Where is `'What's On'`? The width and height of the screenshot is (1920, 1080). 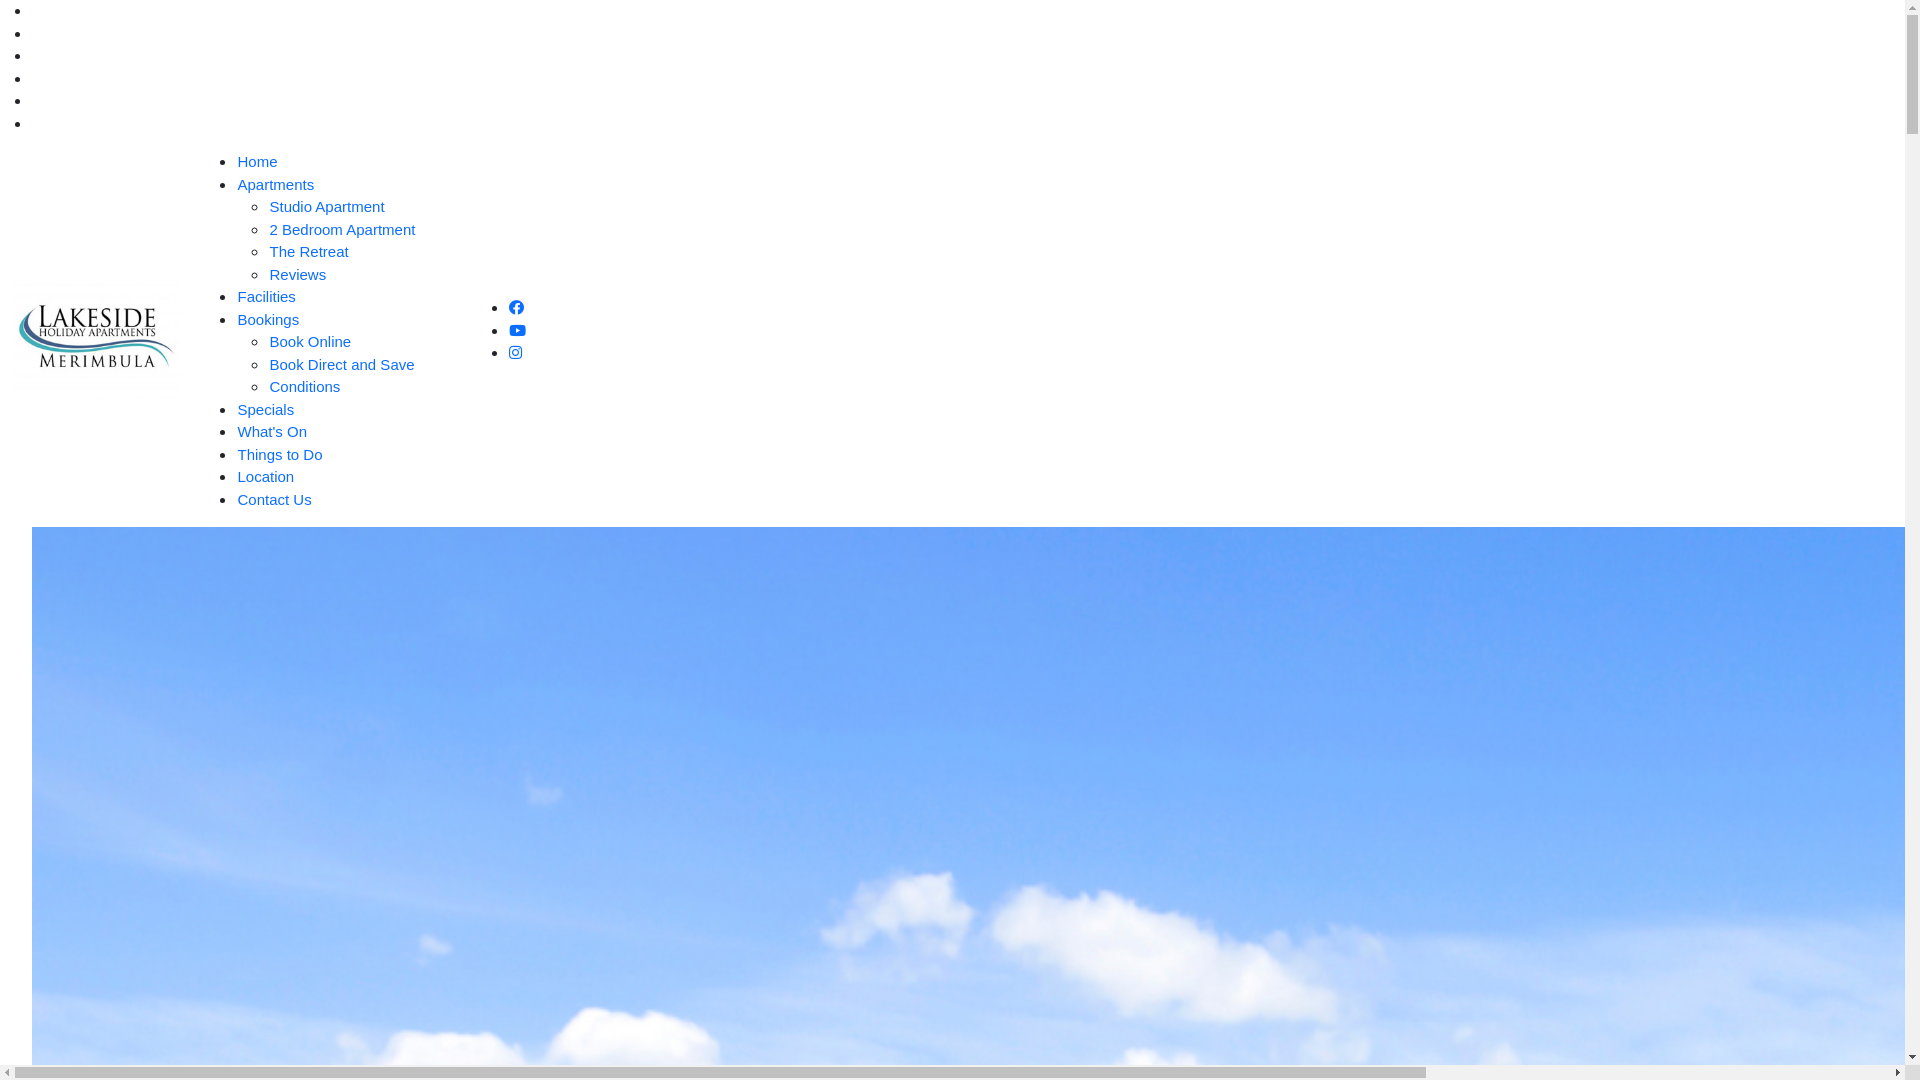 'What's On' is located at coordinates (271, 430).